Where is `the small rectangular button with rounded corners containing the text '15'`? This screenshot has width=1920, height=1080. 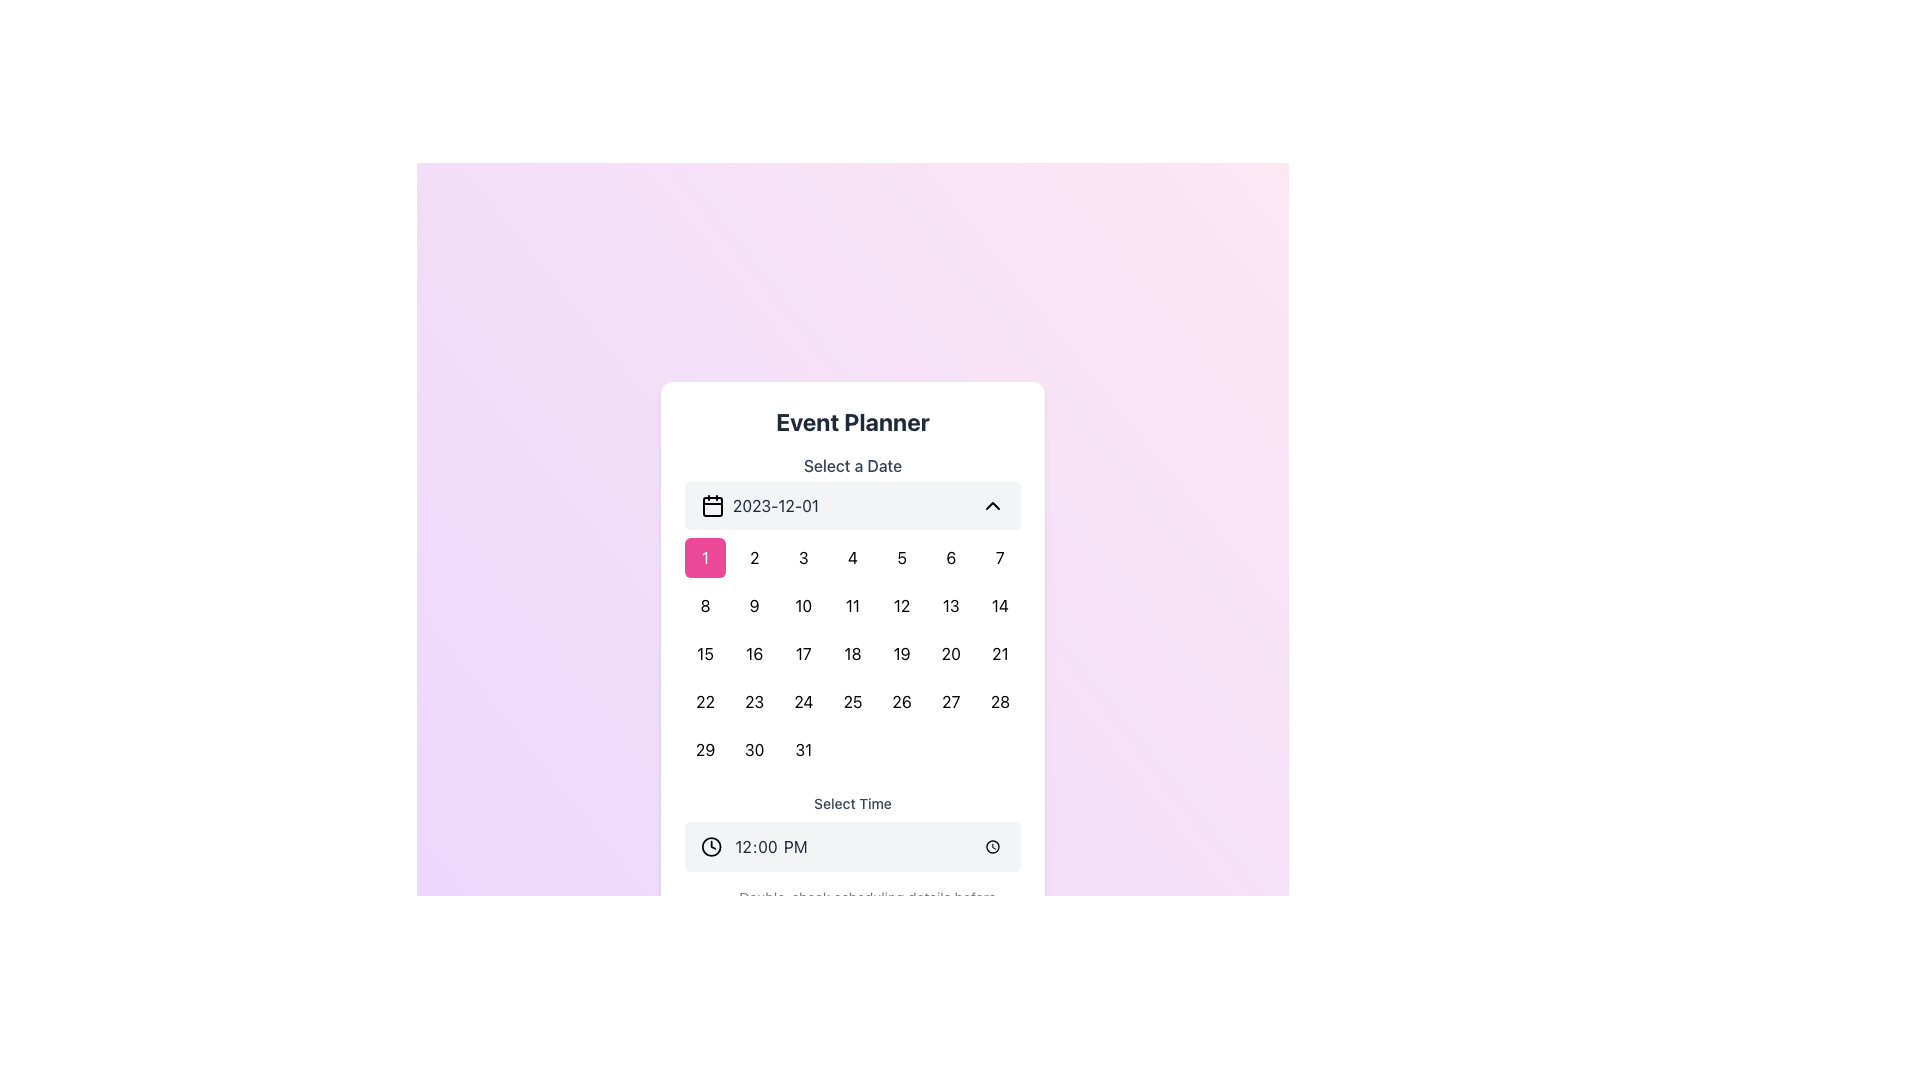
the small rectangular button with rounded corners containing the text '15' is located at coordinates (705, 654).